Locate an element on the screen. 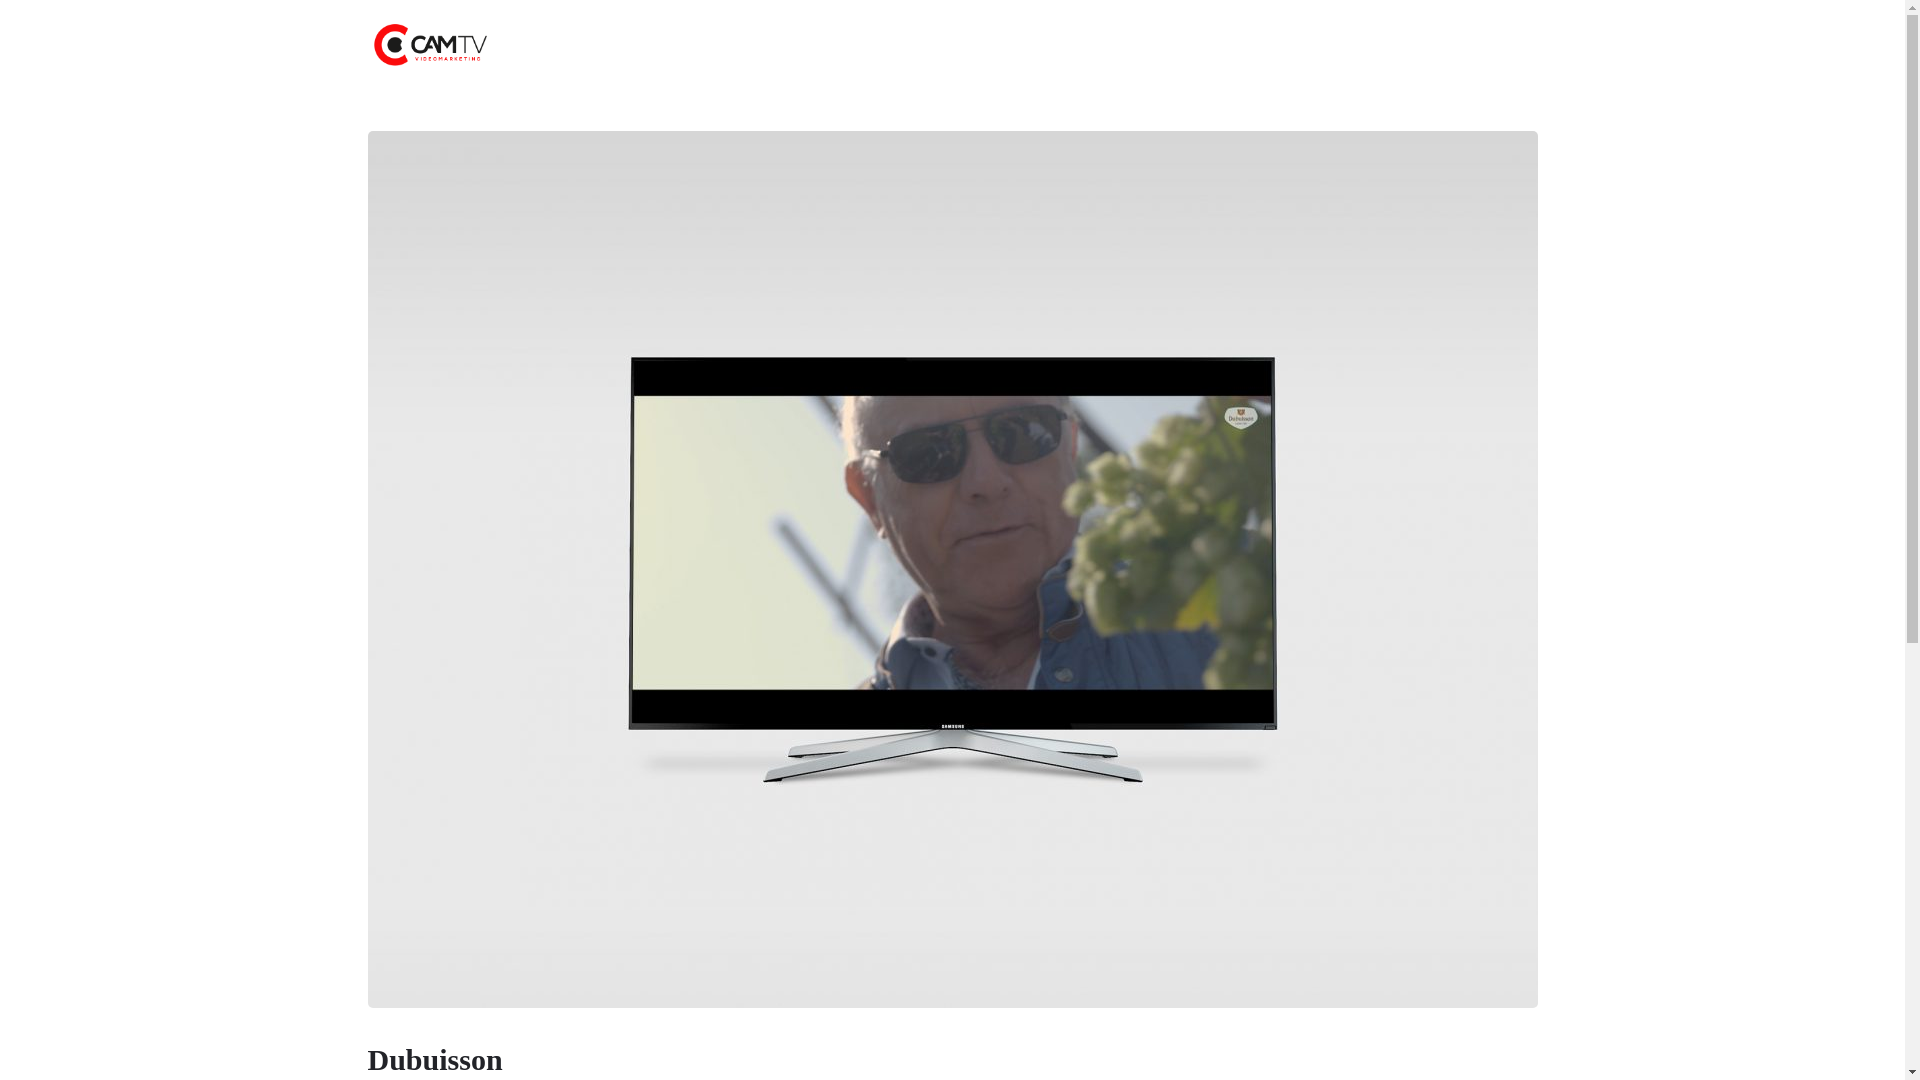 Image resolution: width=1920 pixels, height=1080 pixels. 'ABOUT US' is located at coordinates (675, 45).